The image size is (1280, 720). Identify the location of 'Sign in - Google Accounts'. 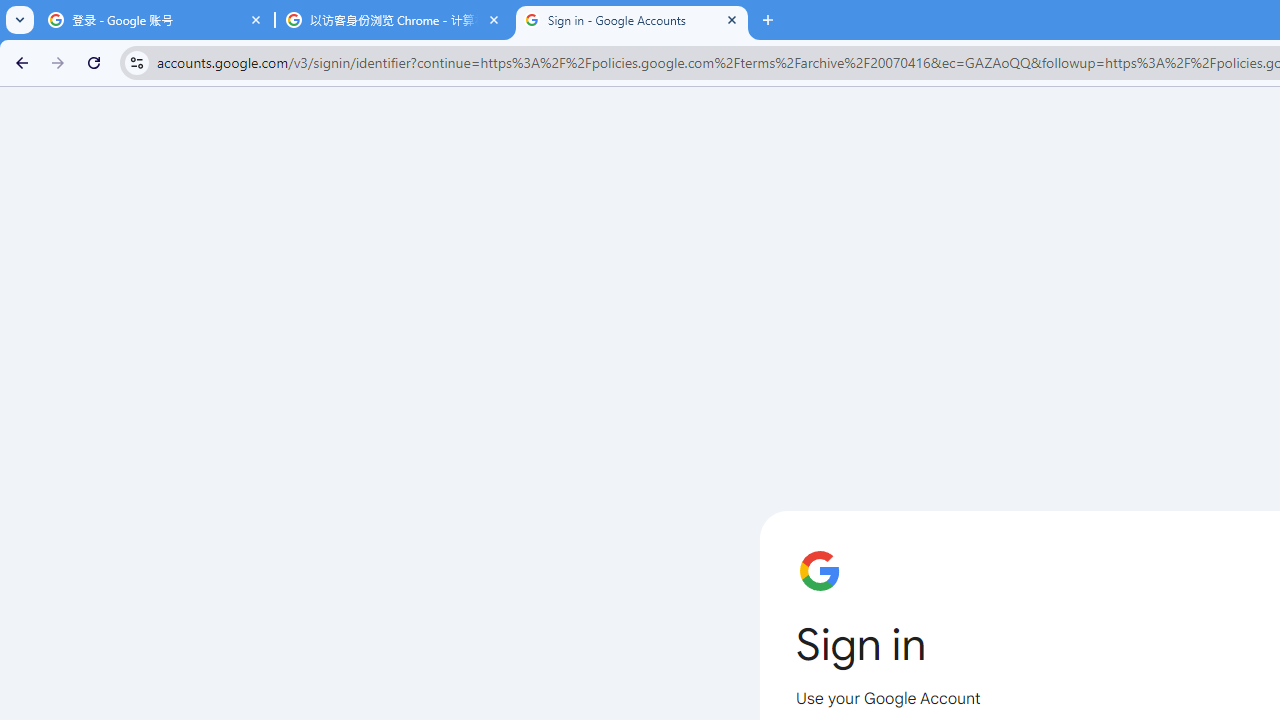
(631, 20).